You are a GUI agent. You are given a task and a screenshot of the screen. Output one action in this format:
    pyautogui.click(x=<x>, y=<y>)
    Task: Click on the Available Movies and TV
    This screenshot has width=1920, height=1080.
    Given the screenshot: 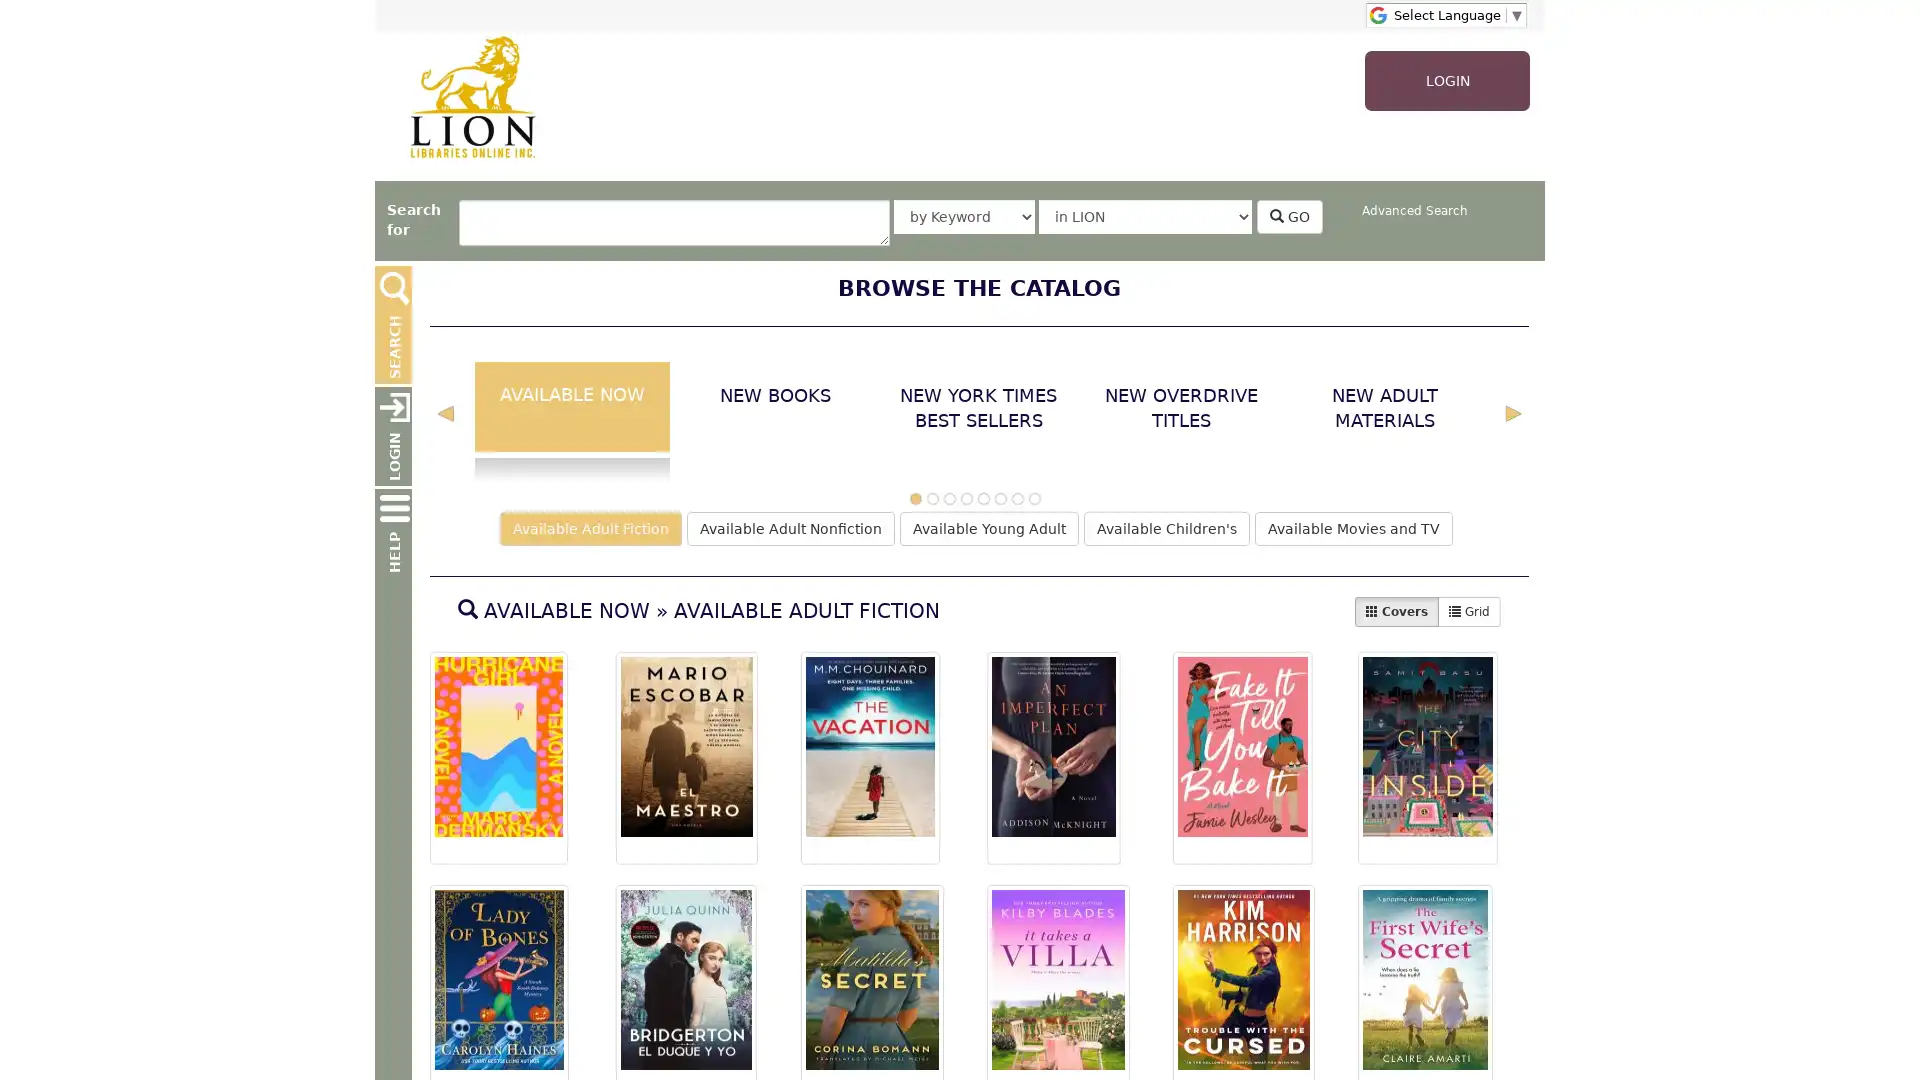 What is the action you would take?
    pyautogui.click(x=1353, y=527)
    